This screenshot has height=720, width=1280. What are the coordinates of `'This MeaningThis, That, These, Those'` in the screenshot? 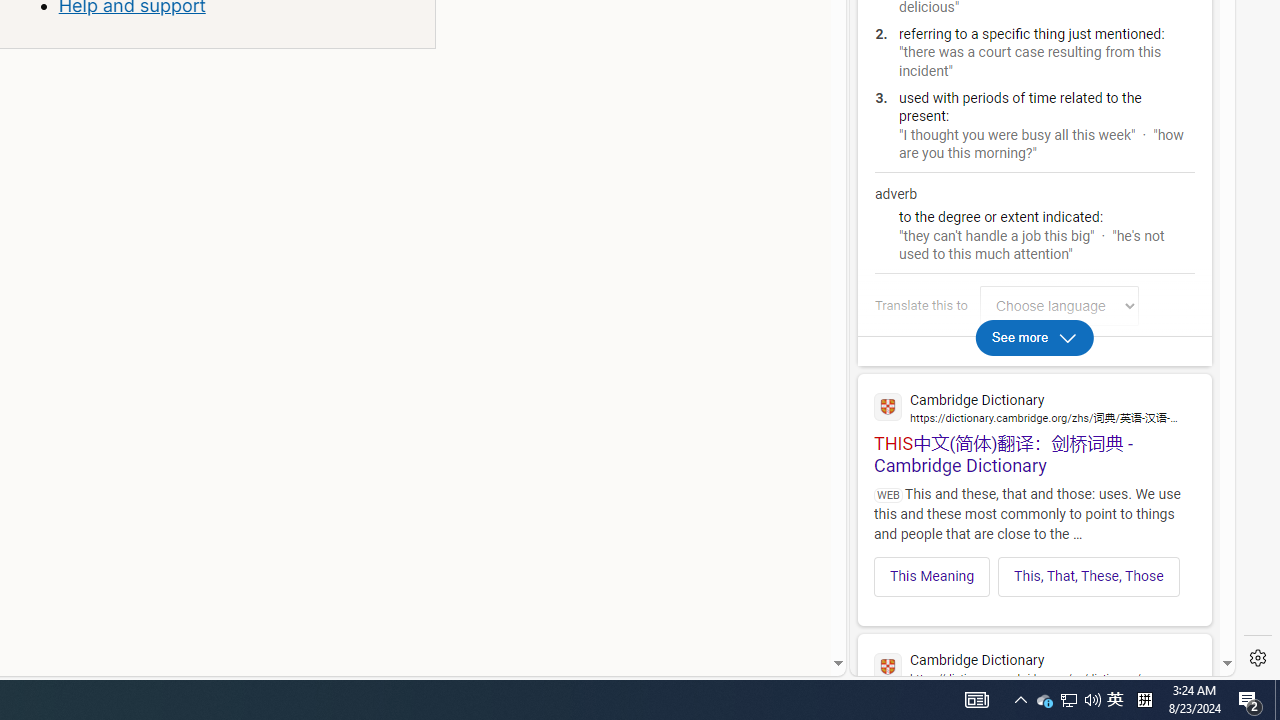 It's located at (1034, 570).